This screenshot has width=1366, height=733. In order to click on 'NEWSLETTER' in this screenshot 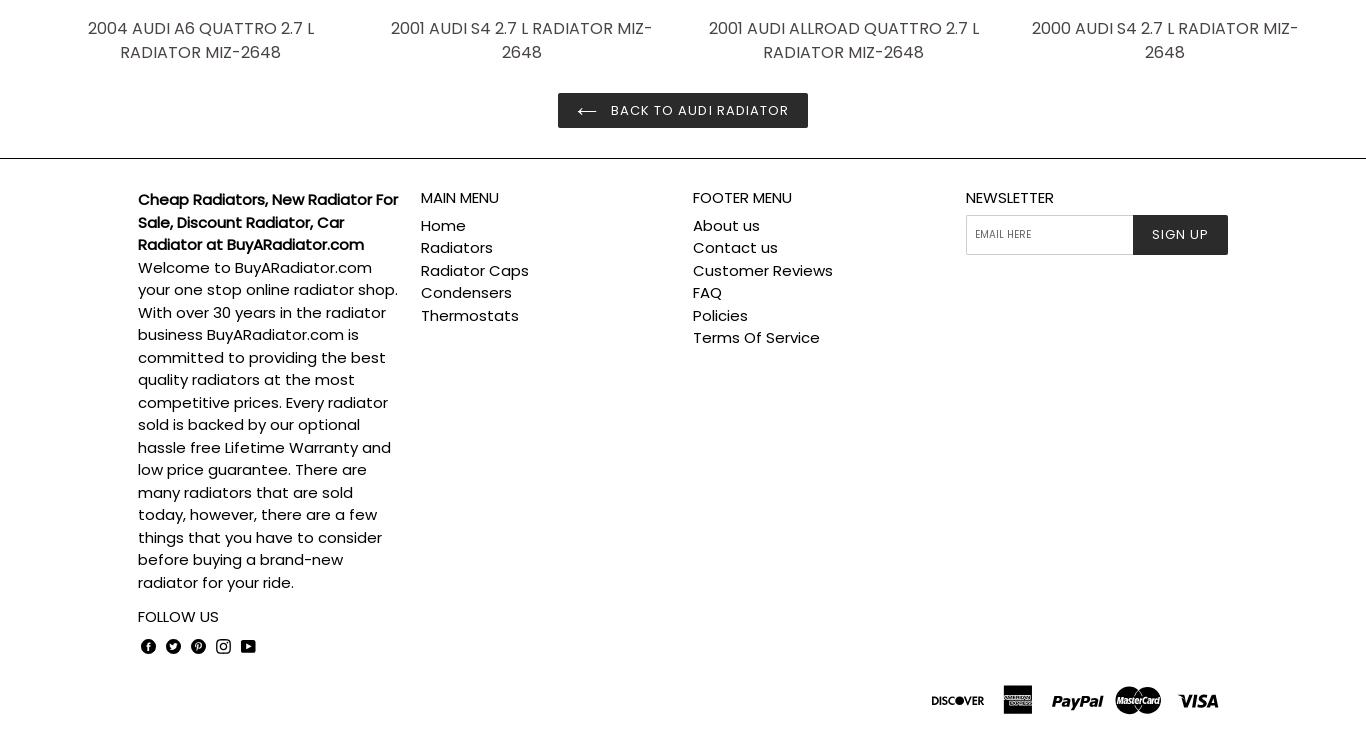, I will do `click(1009, 196)`.